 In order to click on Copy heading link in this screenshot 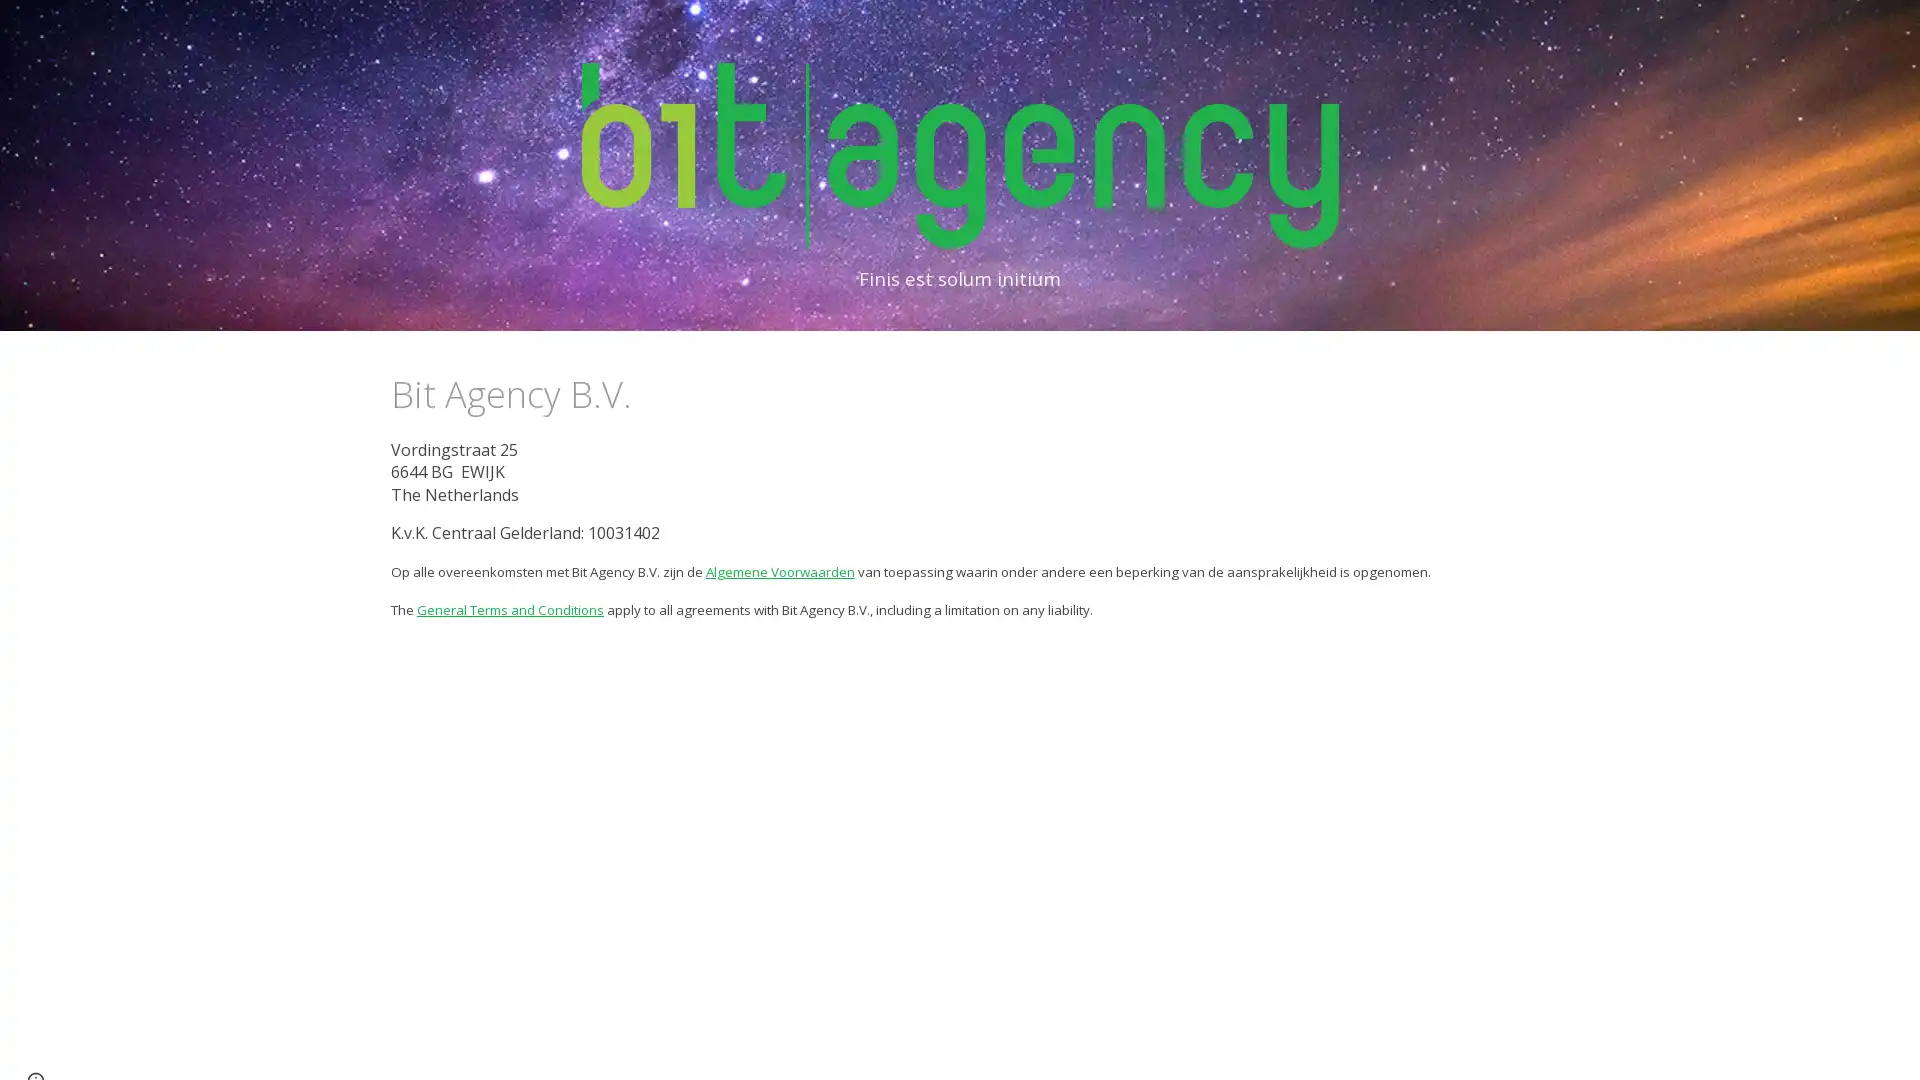, I will do `click(653, 393)`.